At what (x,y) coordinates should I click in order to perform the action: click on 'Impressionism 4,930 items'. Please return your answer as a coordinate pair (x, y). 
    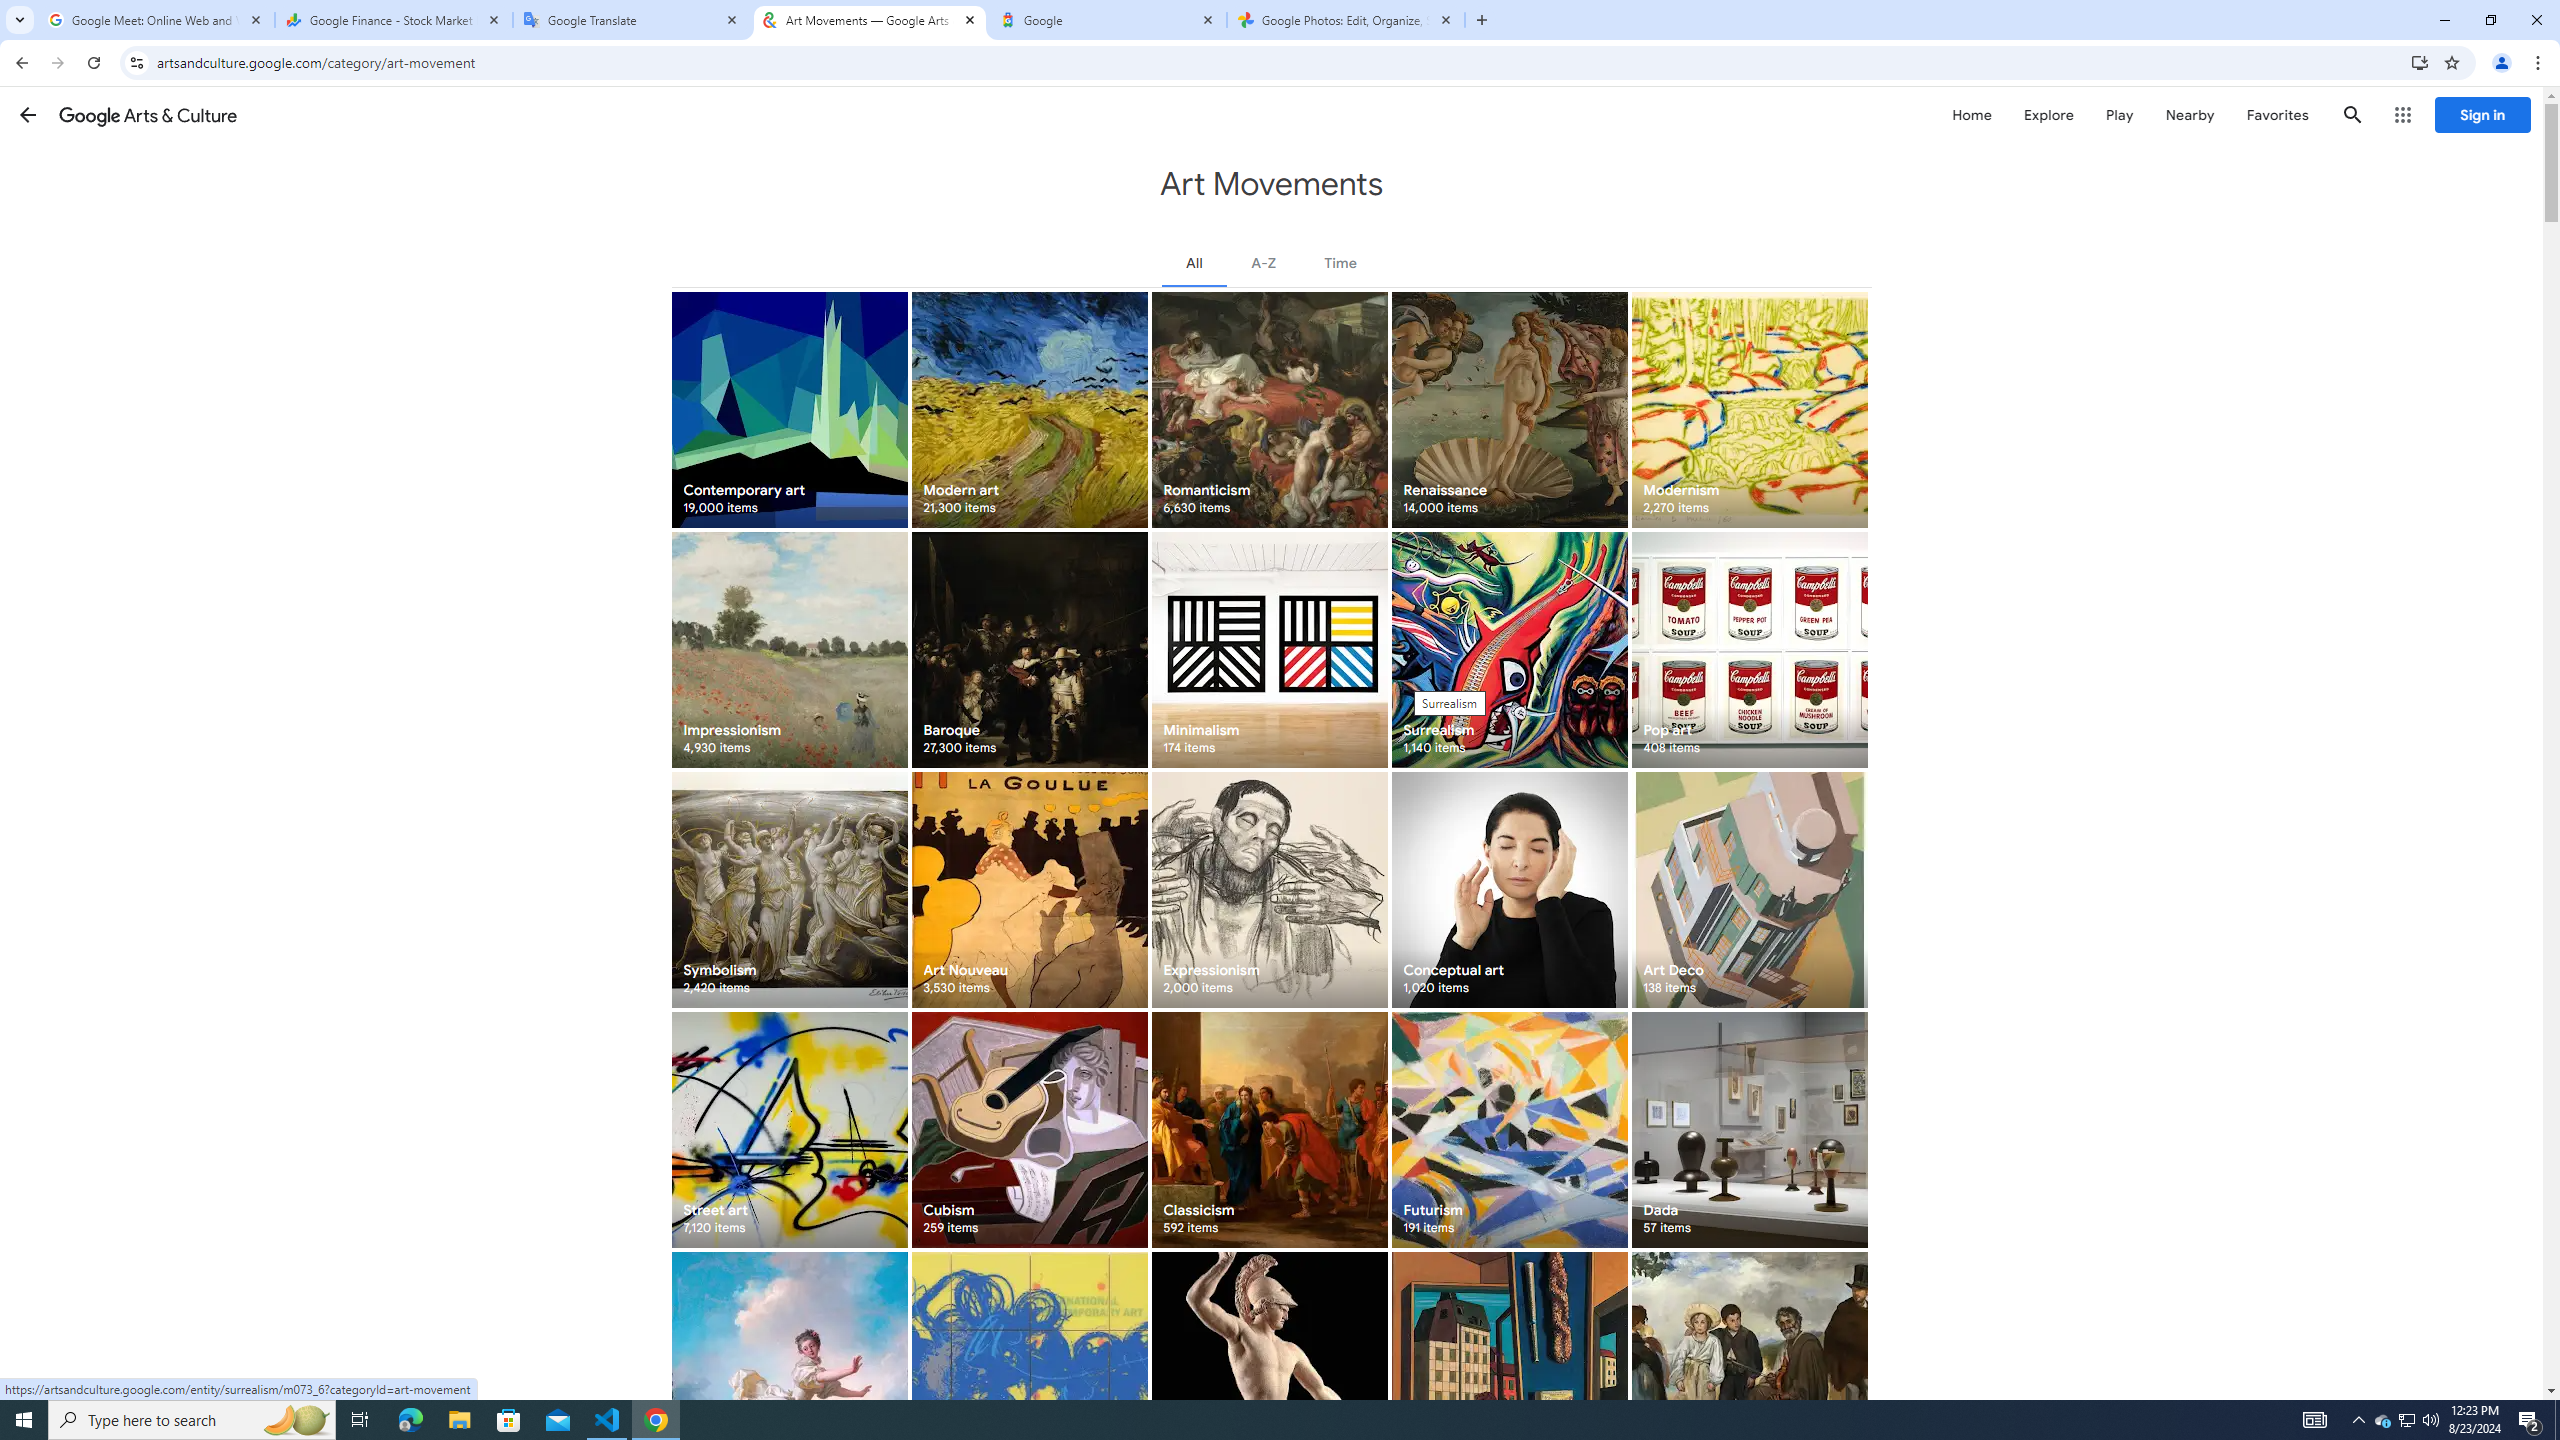
    Looking at the image, I should click on (788, 648).